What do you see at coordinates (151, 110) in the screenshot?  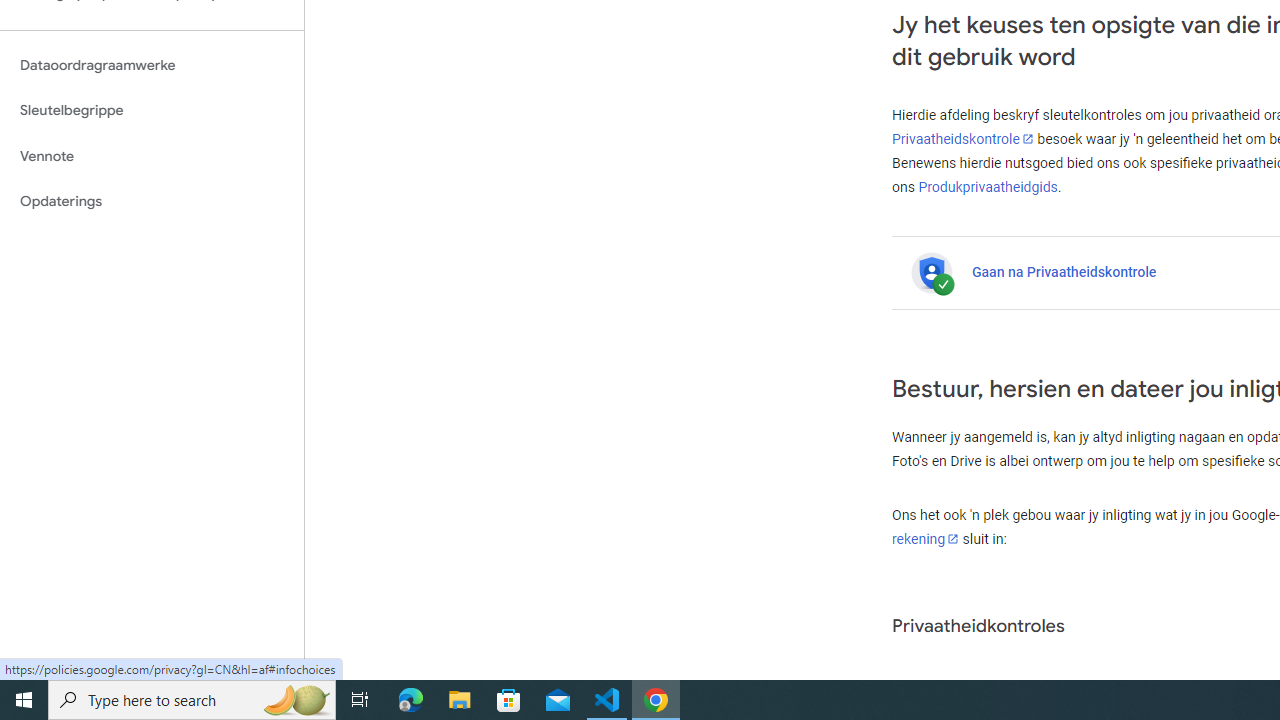 I see `'Sleutelbegrippe'` at bounding box center [151, 110].